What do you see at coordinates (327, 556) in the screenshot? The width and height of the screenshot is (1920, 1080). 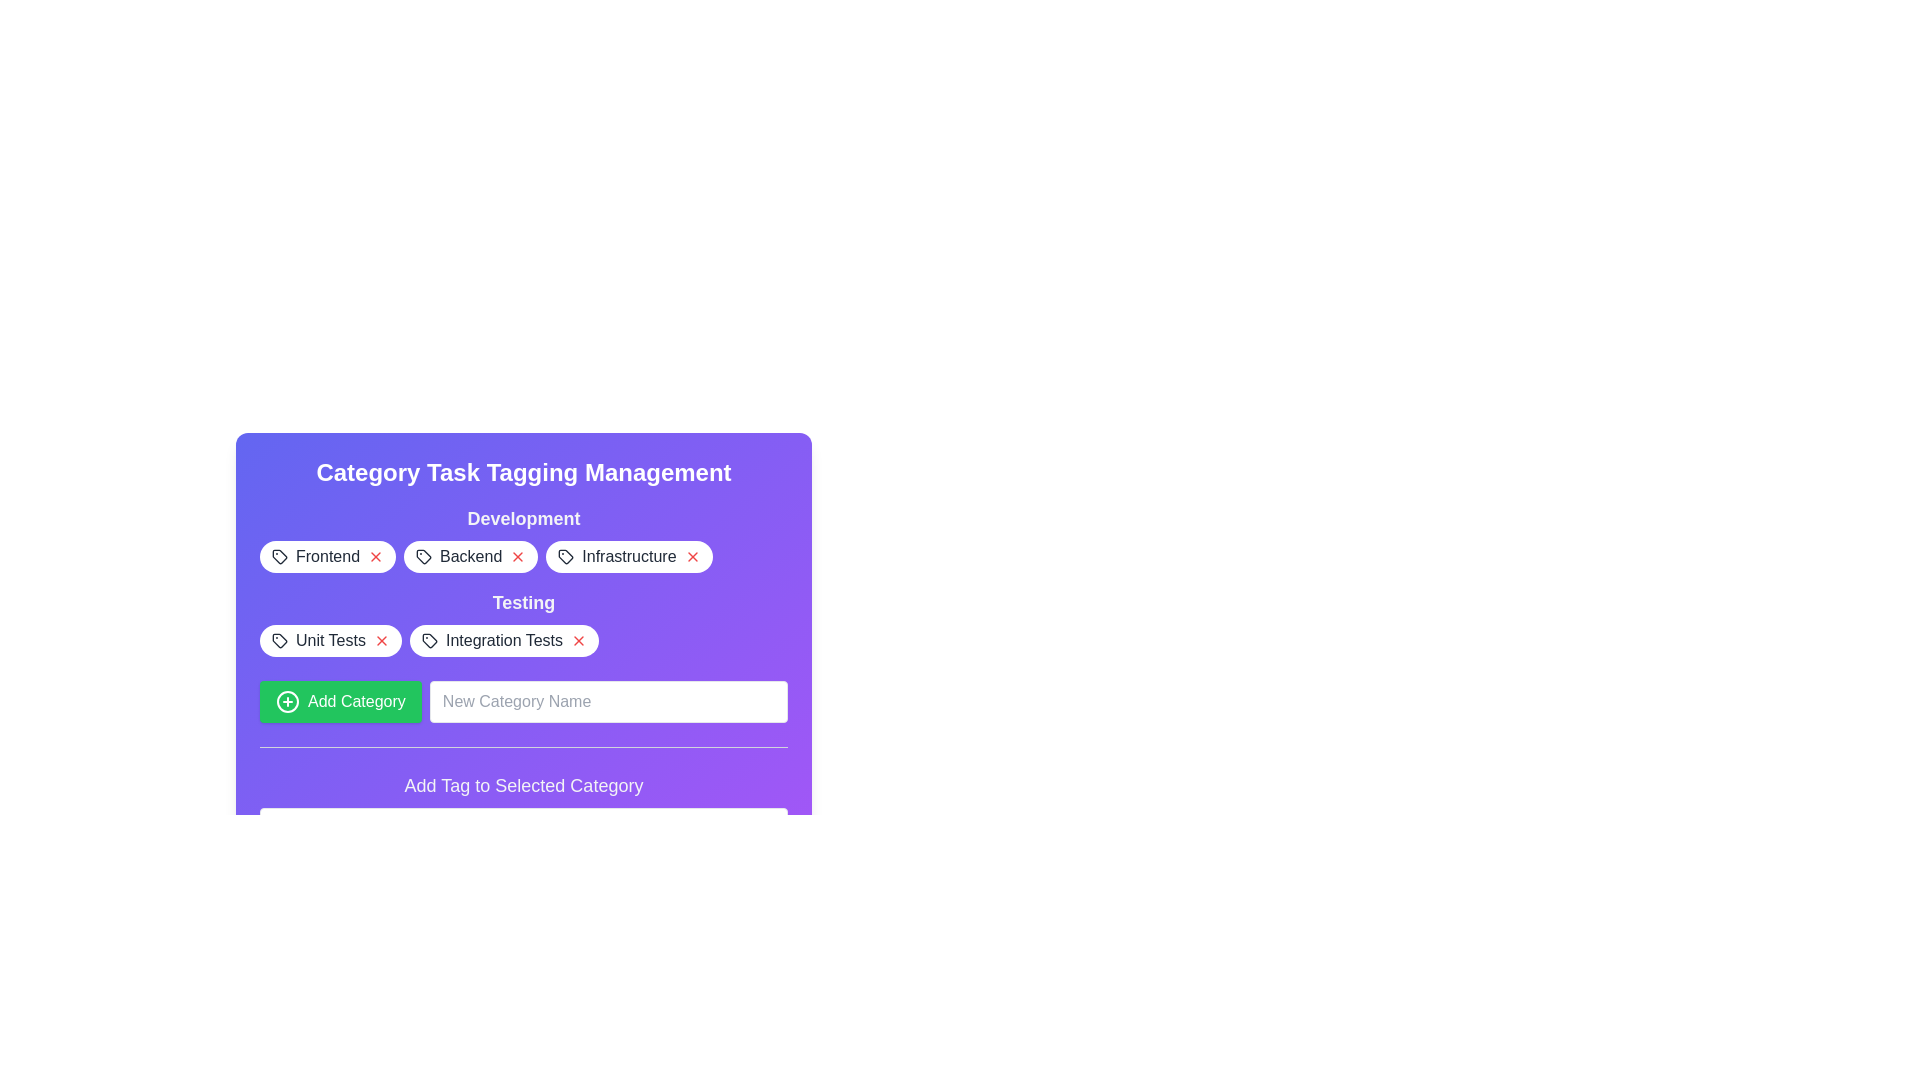 I see `the red cross icon on the 'Frontend' tag` at bounding box center [327, 556].